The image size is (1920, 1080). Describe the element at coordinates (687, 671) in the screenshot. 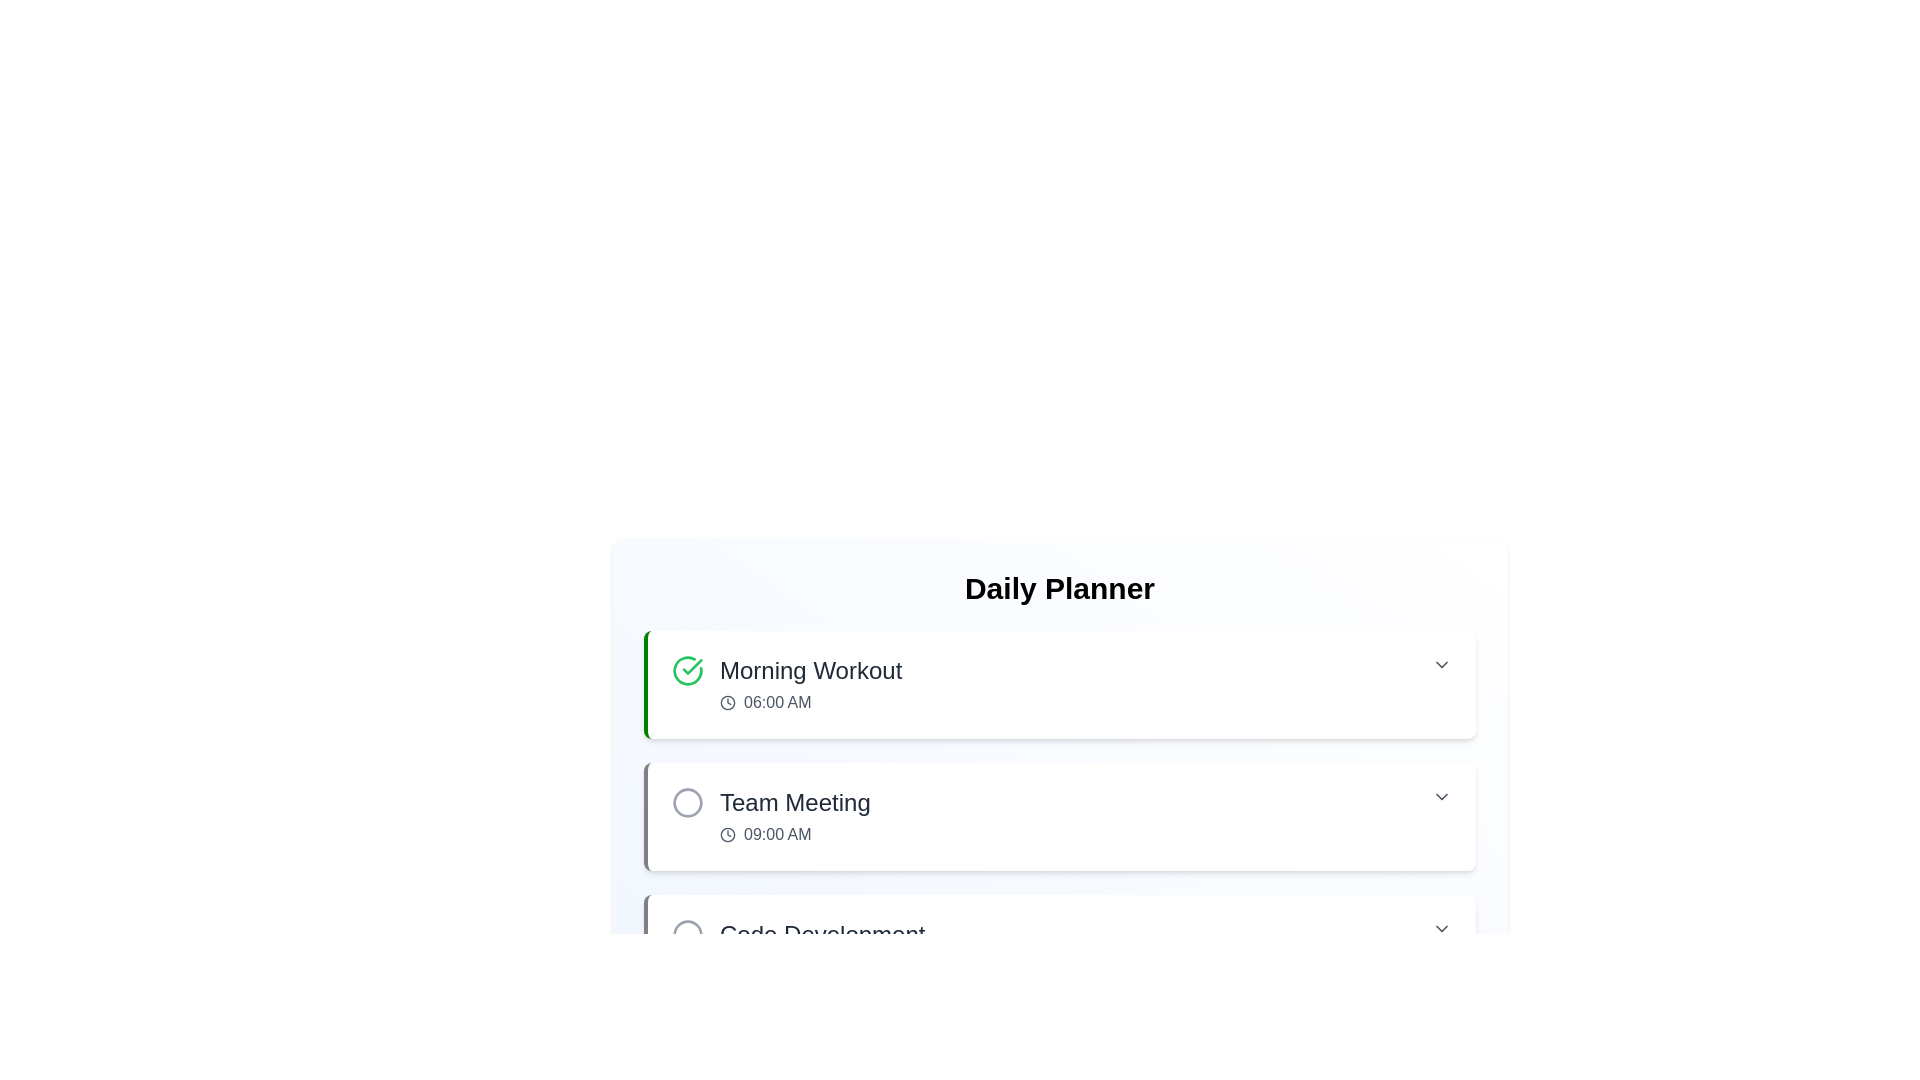

I see `the completion status by interacting with the green circular icon with a checkmark located to the left of the 'Morning Workout' text in the 'Daily Planner' section` at that location.